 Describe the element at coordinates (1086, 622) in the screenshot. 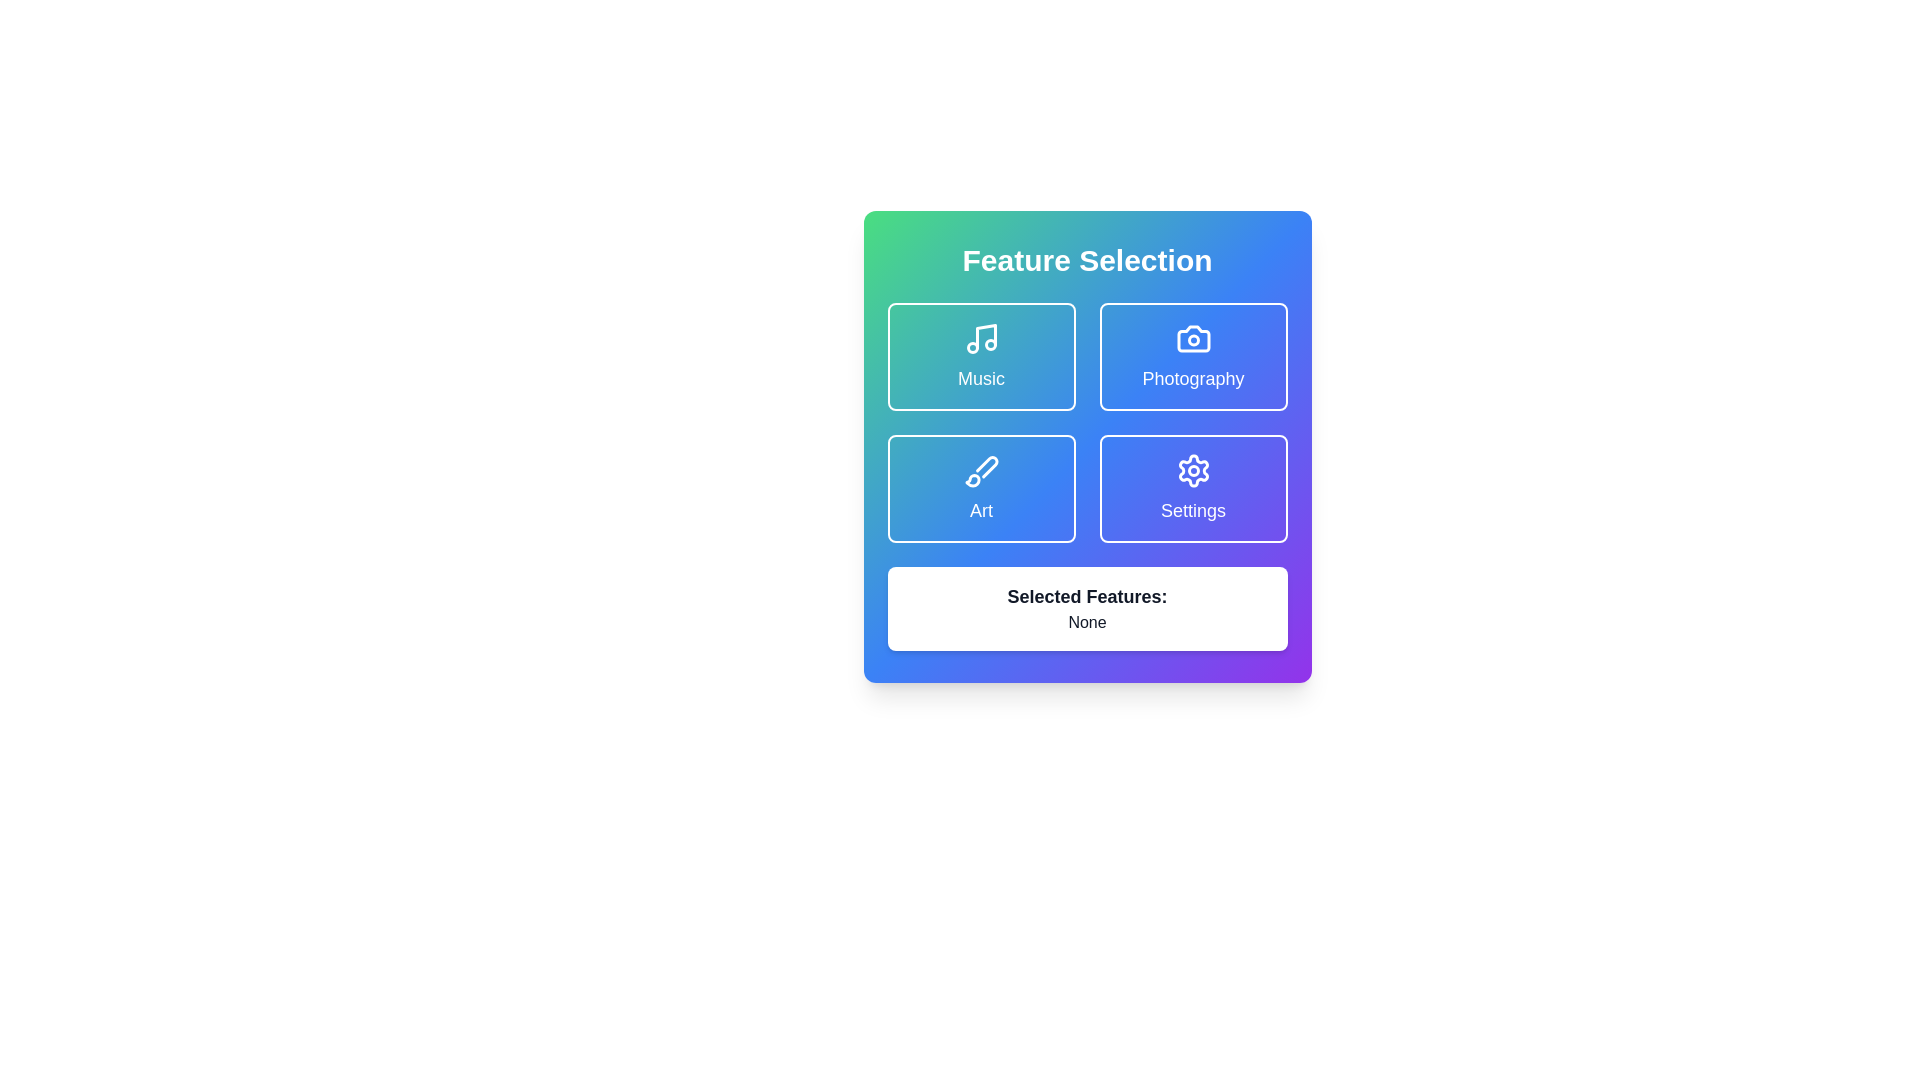

I see `the Text Label indicating no features have been selected, located below the 'Selected Features:' label in the card styled area` at that location.